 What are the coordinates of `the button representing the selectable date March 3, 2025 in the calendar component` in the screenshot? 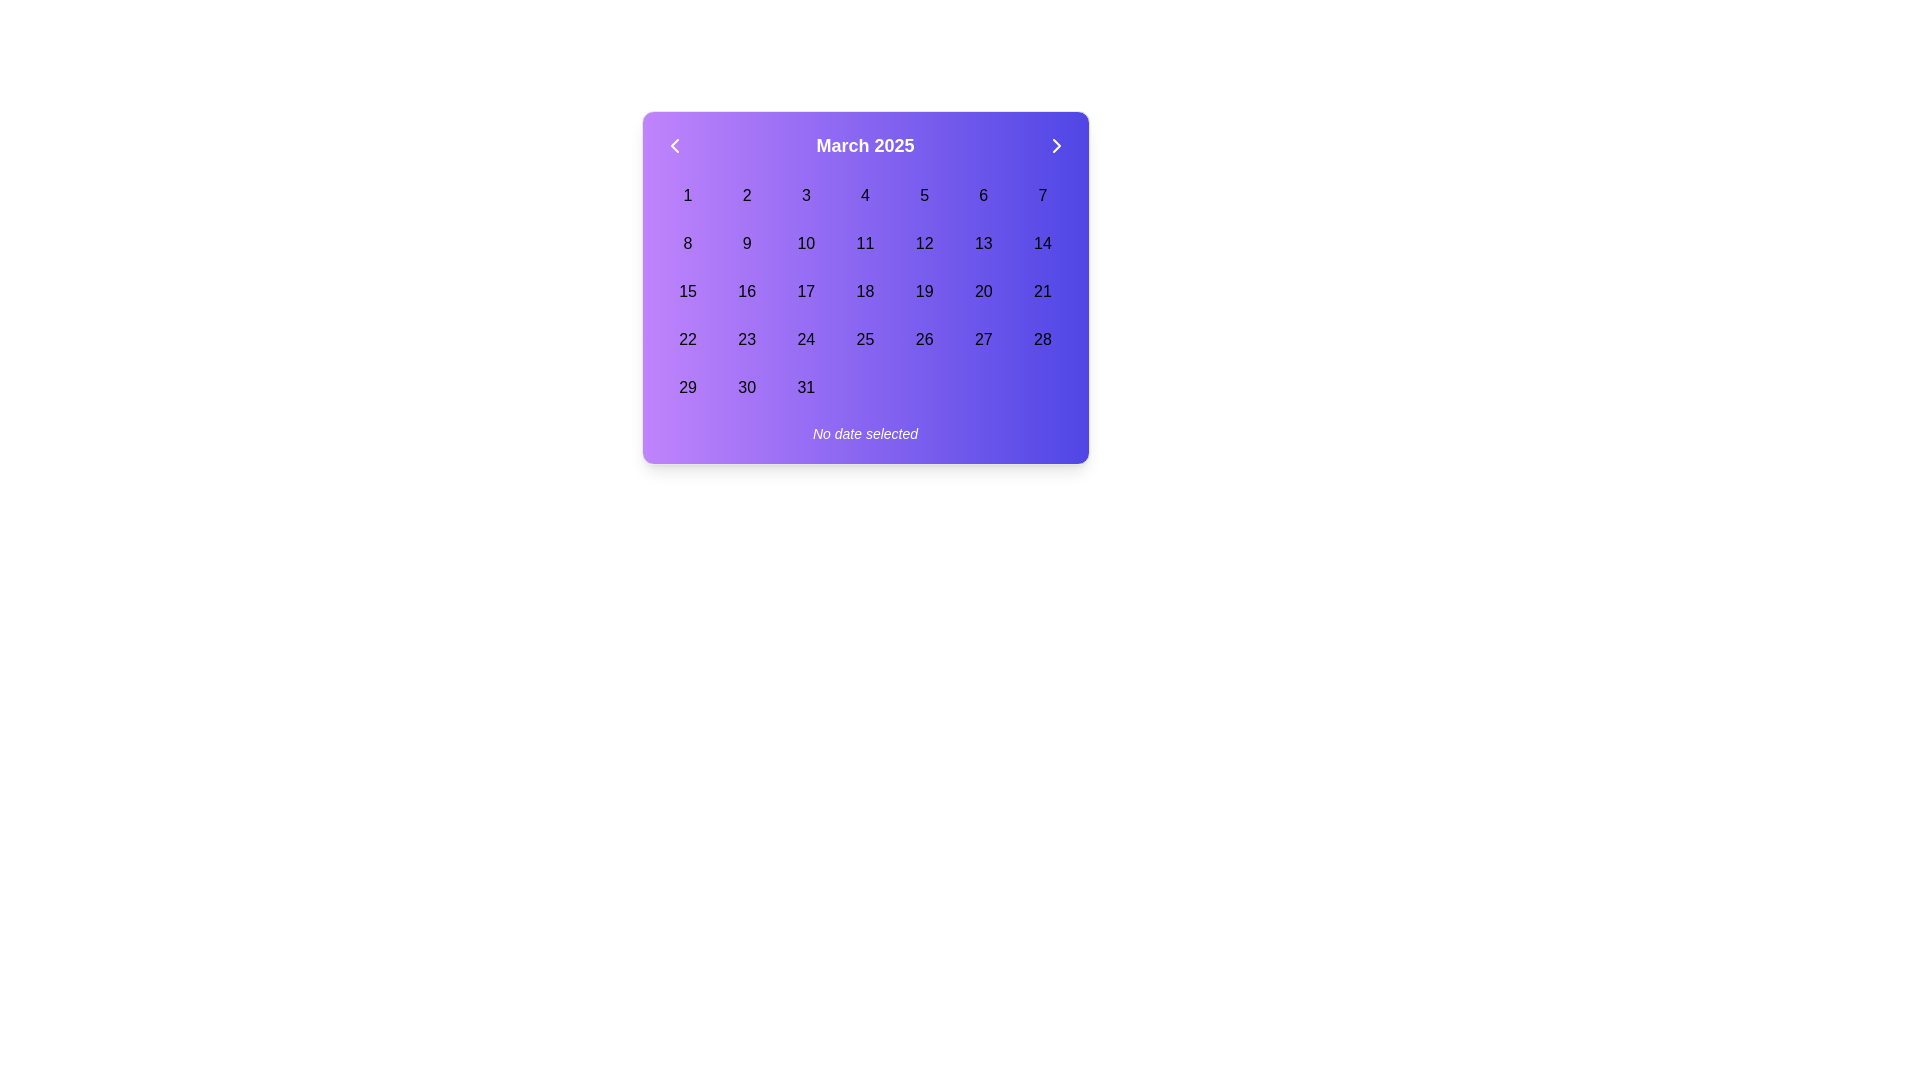 It's located at (806, 196).